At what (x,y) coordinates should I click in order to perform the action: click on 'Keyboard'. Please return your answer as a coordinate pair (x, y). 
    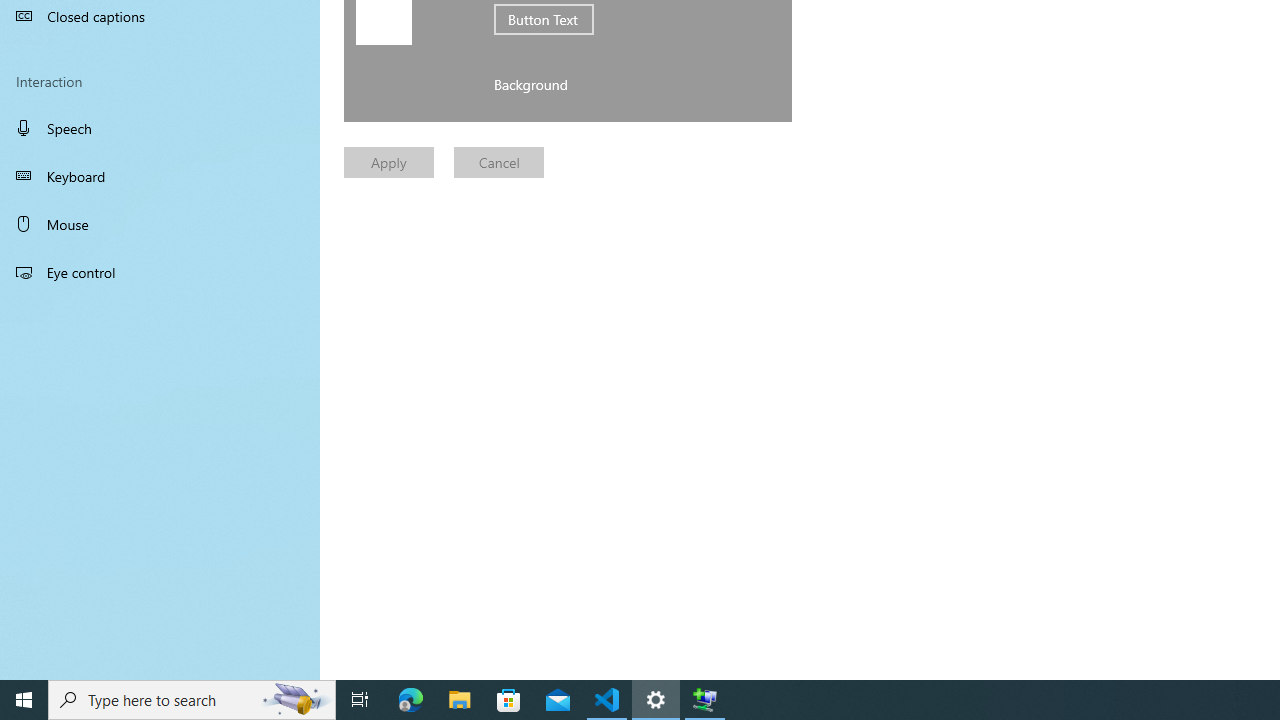
    Looking at the image, I should click on (160, 175).